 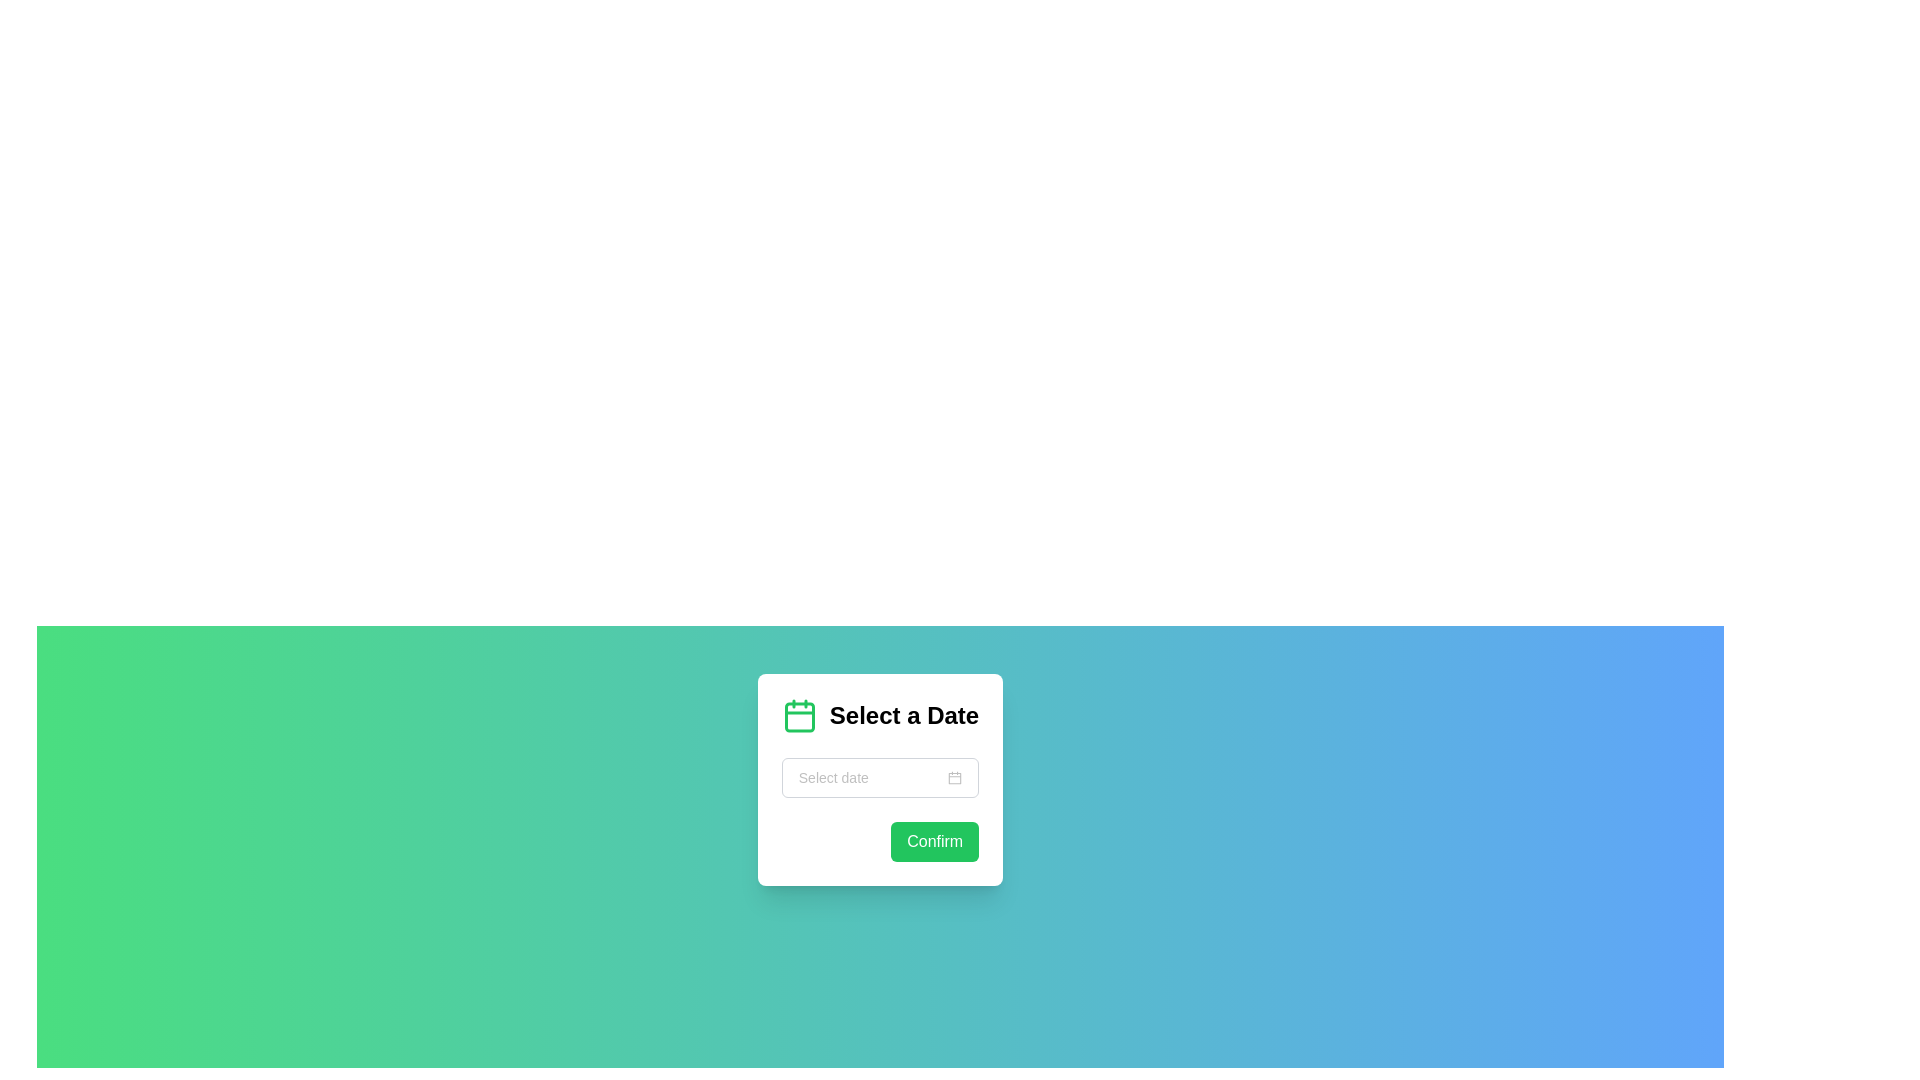 What do you see at coordinates (880, 841) in the screenshot?
I see `the green 'Confirm' button with rounded edges located in the lower right corner of the 'Select a Date' card` at bounding box center [880, 841].